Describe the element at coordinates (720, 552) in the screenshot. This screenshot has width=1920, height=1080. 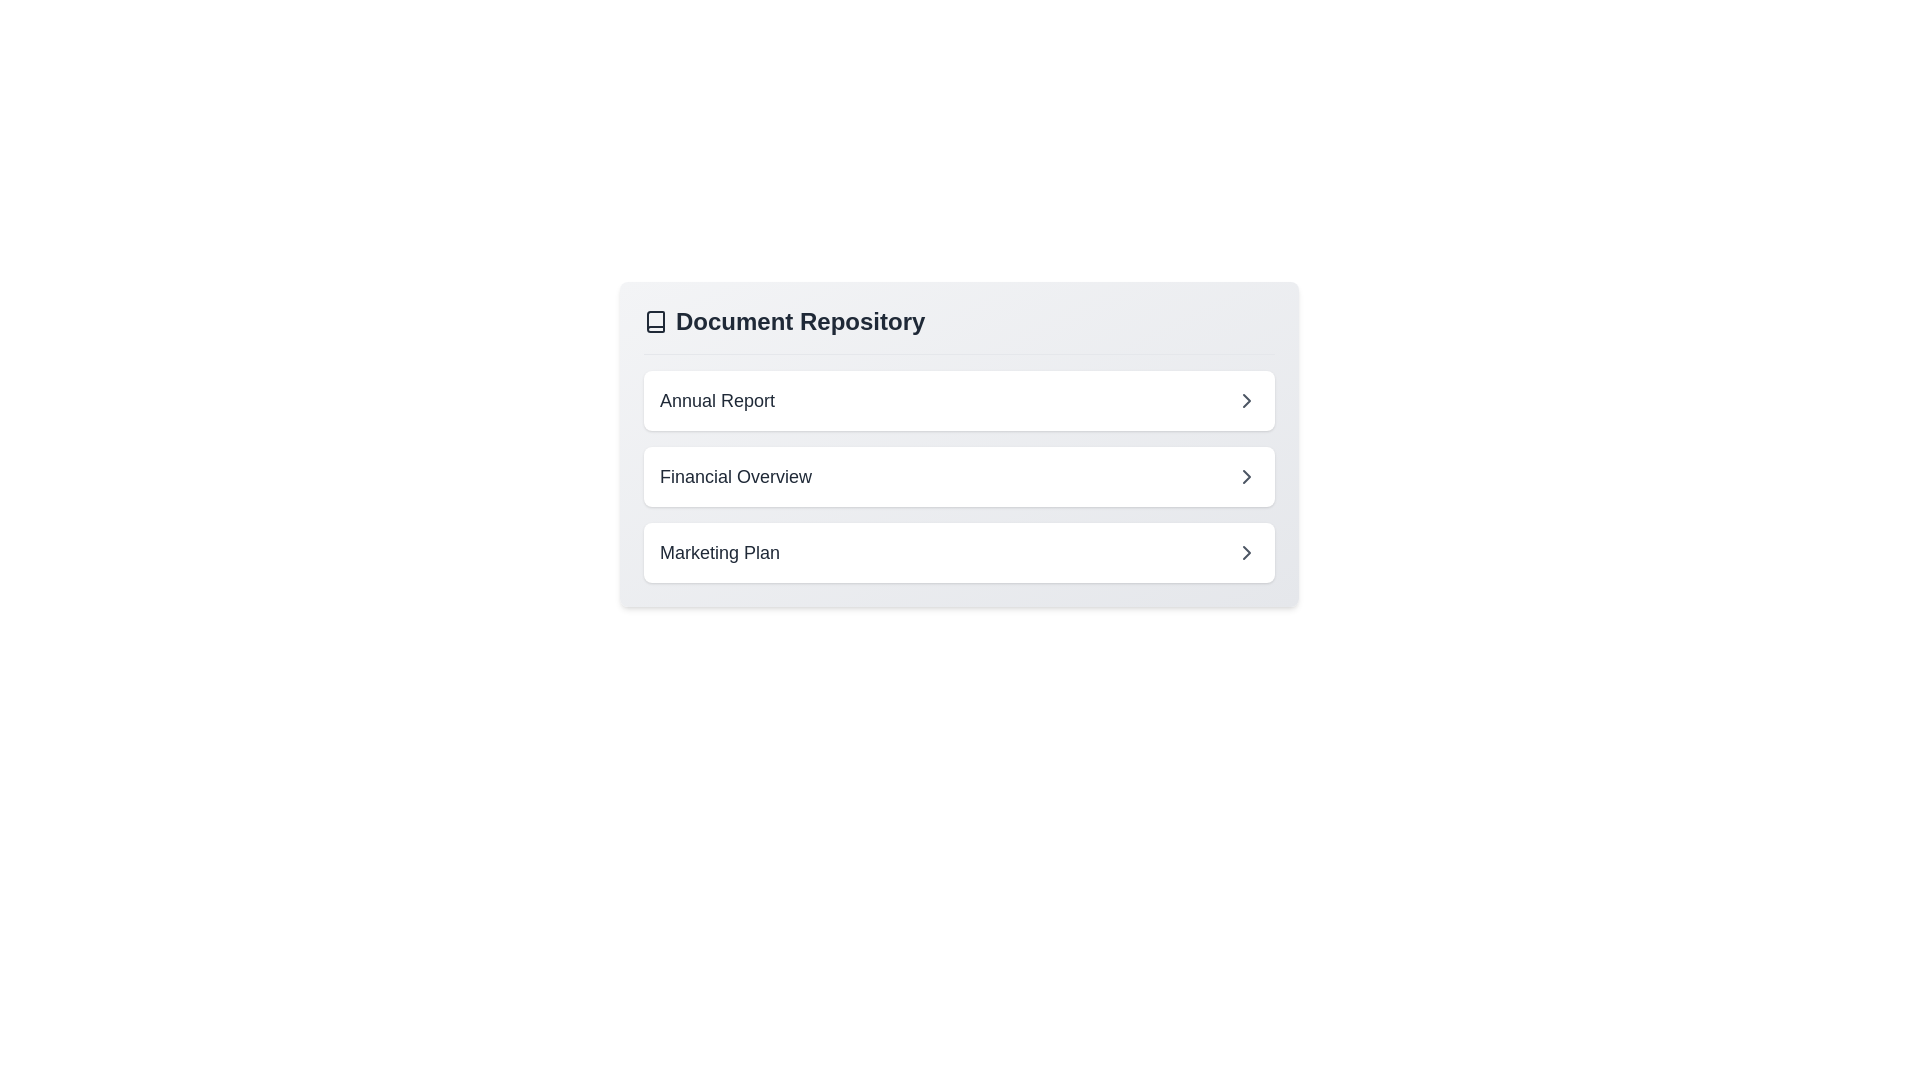
I see `the 'Marketing Plan' text label located in the third row under the 'Document Repository' section, which is left-aligned and accompanied by a right-aligned chevron icon` at that location.